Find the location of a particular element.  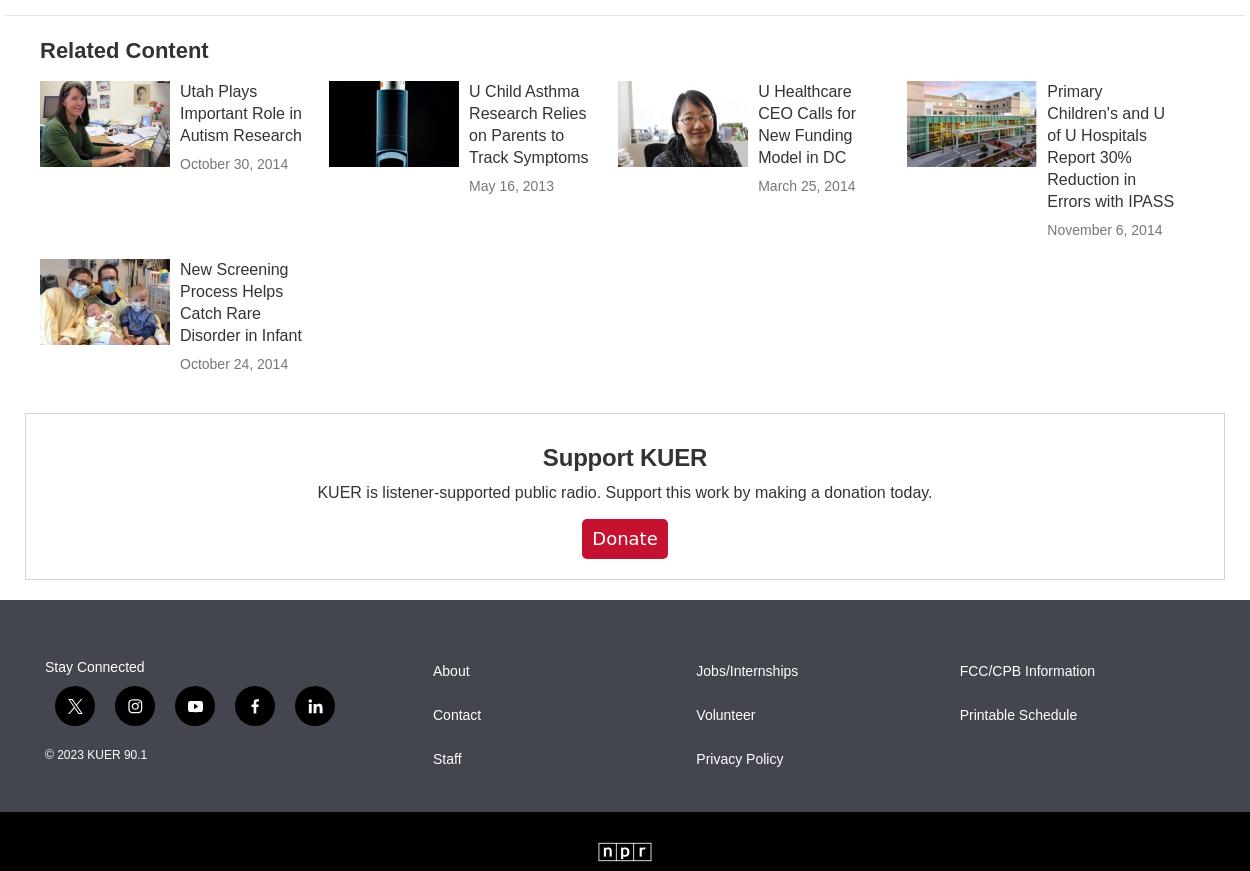

'About' is located at coordinates (450, 712).